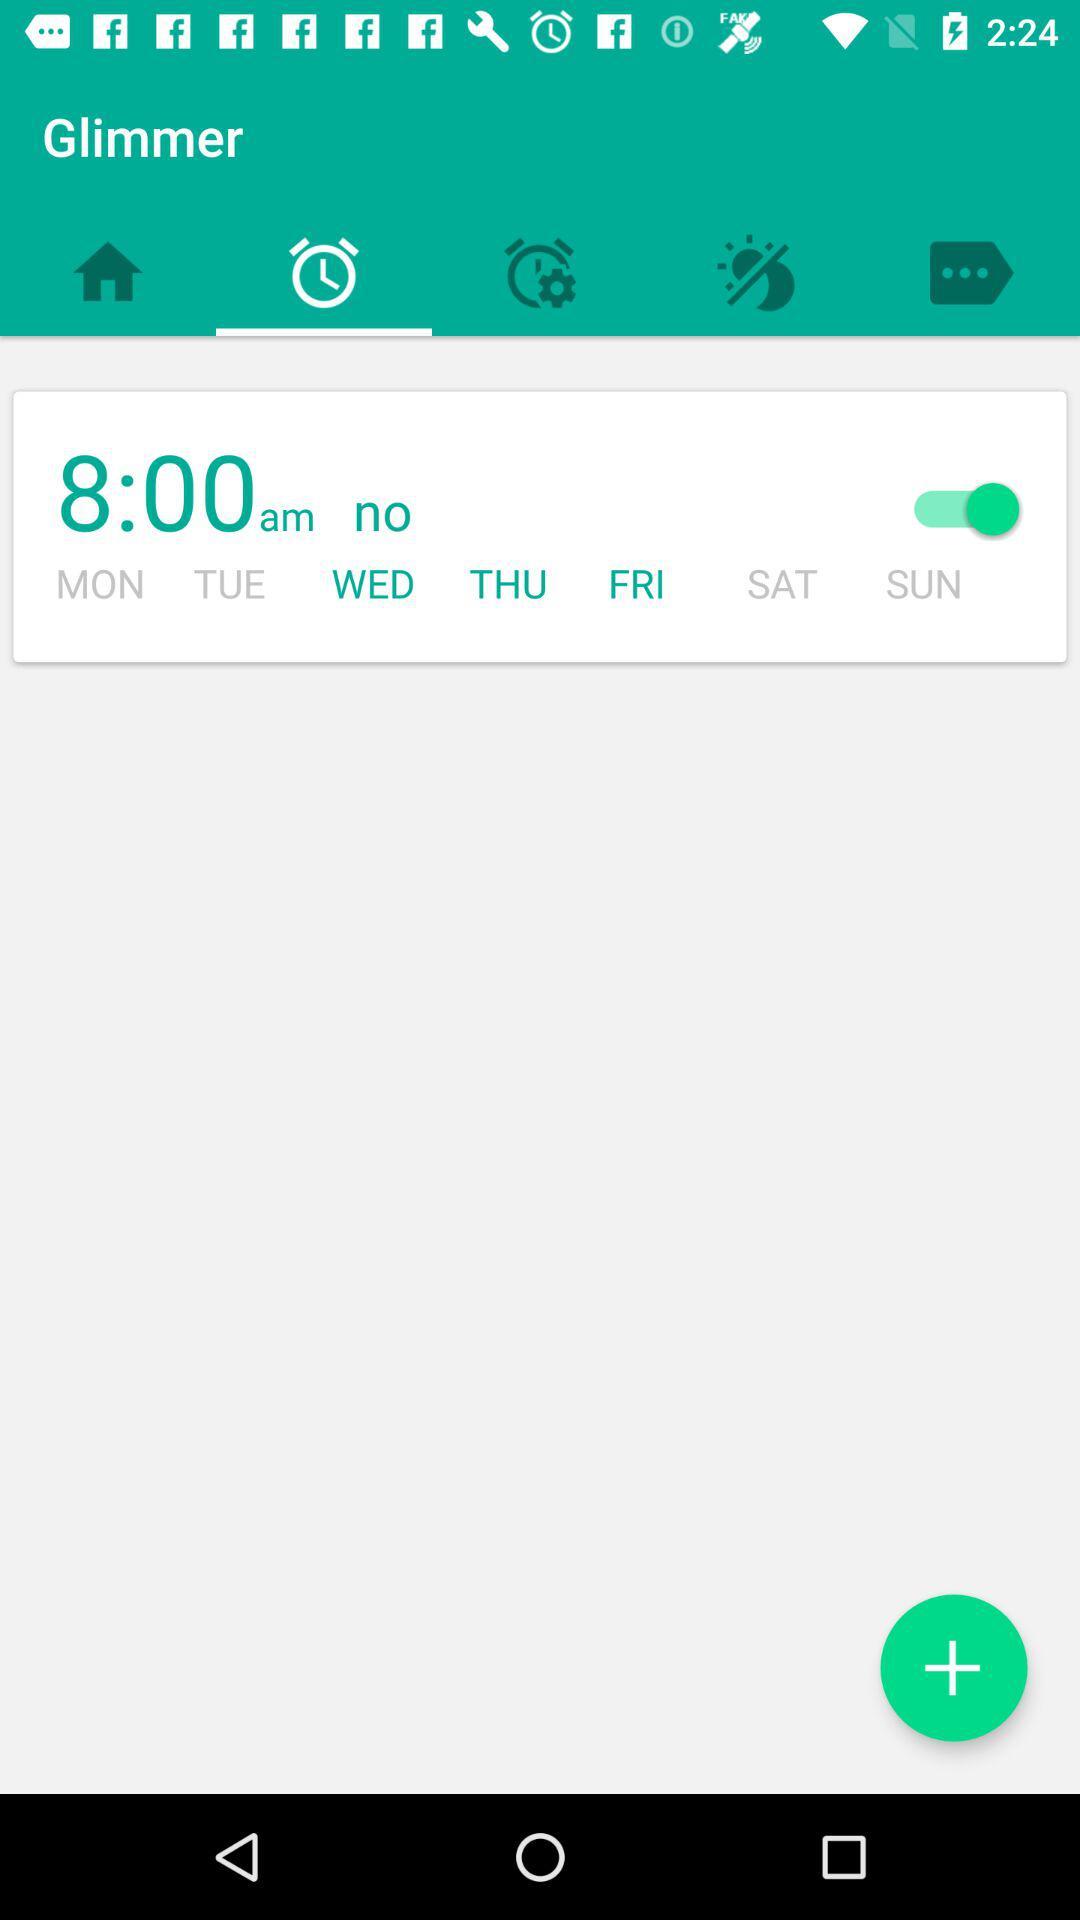  What do you see at coordinates (952, 1667) in the screenshot?
I see `another alarm` at bounding box center [952, 1667].